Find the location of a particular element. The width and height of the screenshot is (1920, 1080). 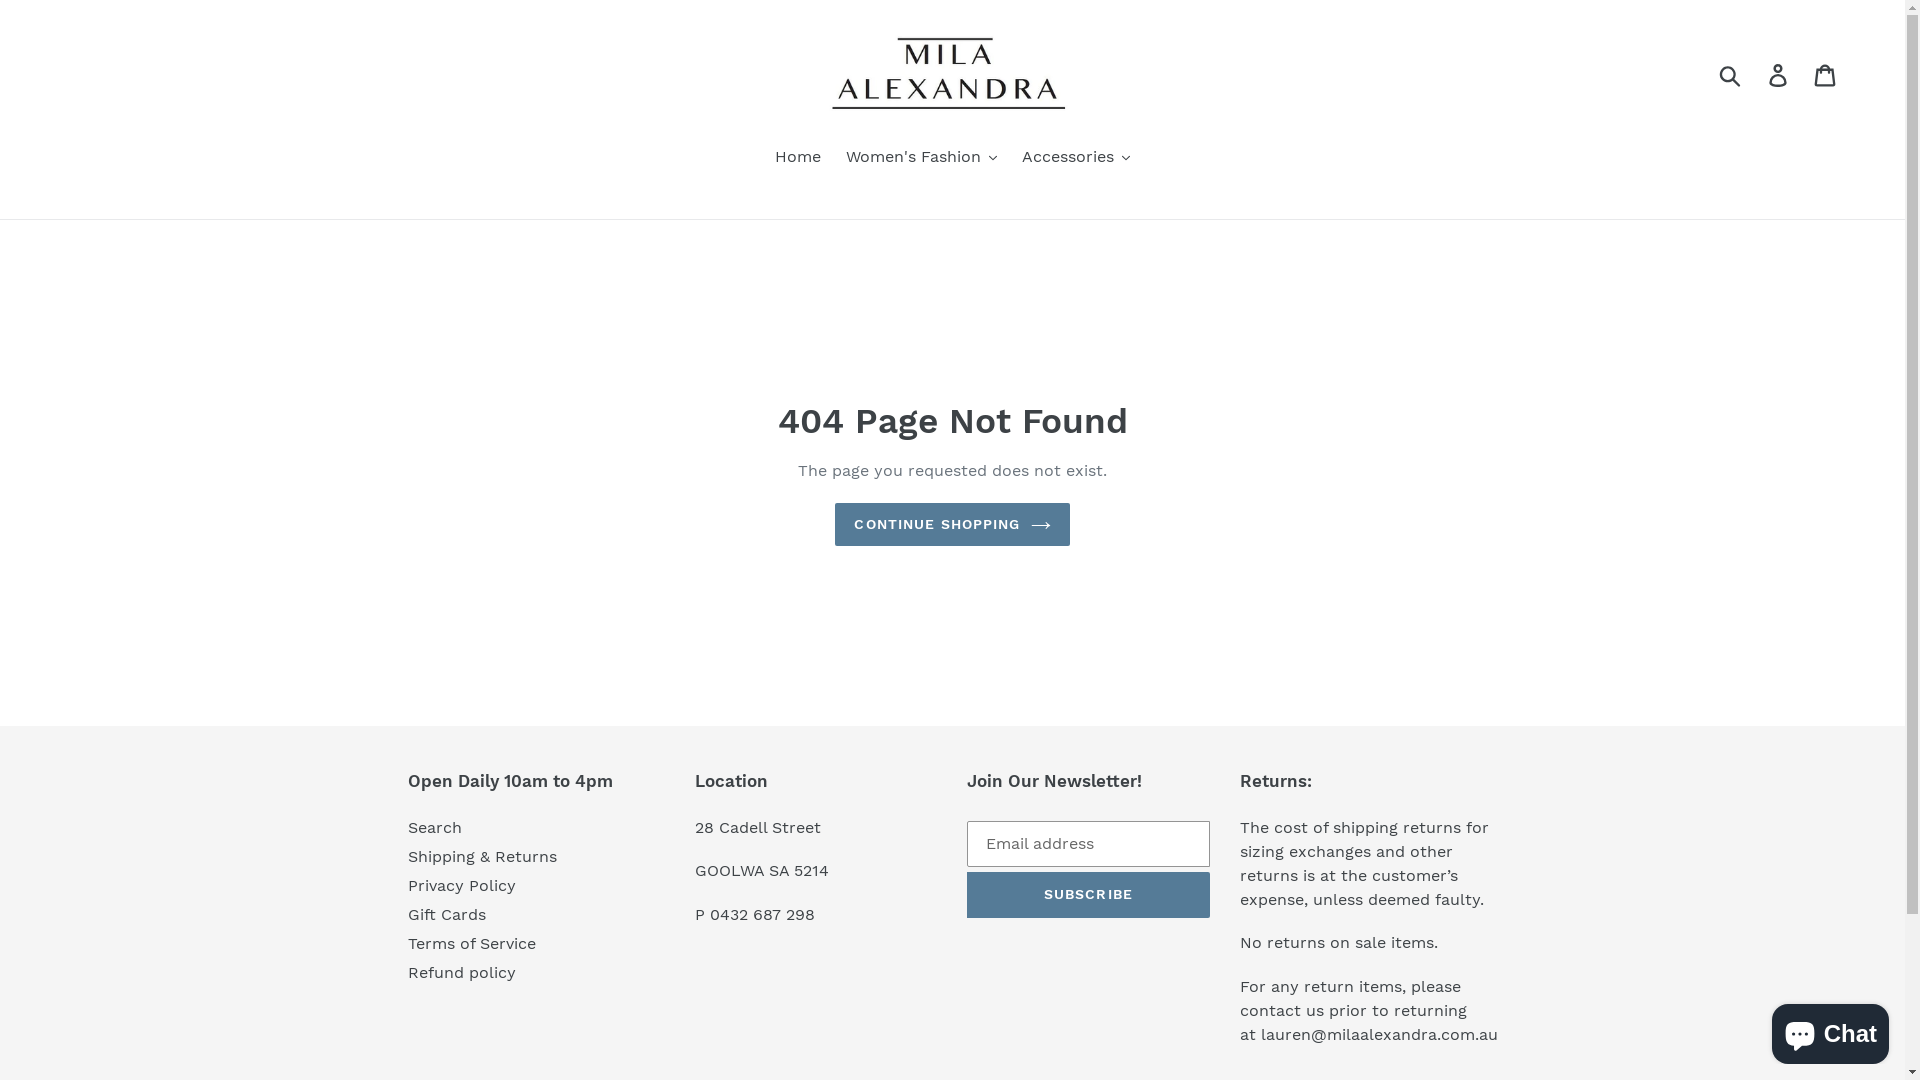

'Terms of Service' is located at coordinates (407, 943).